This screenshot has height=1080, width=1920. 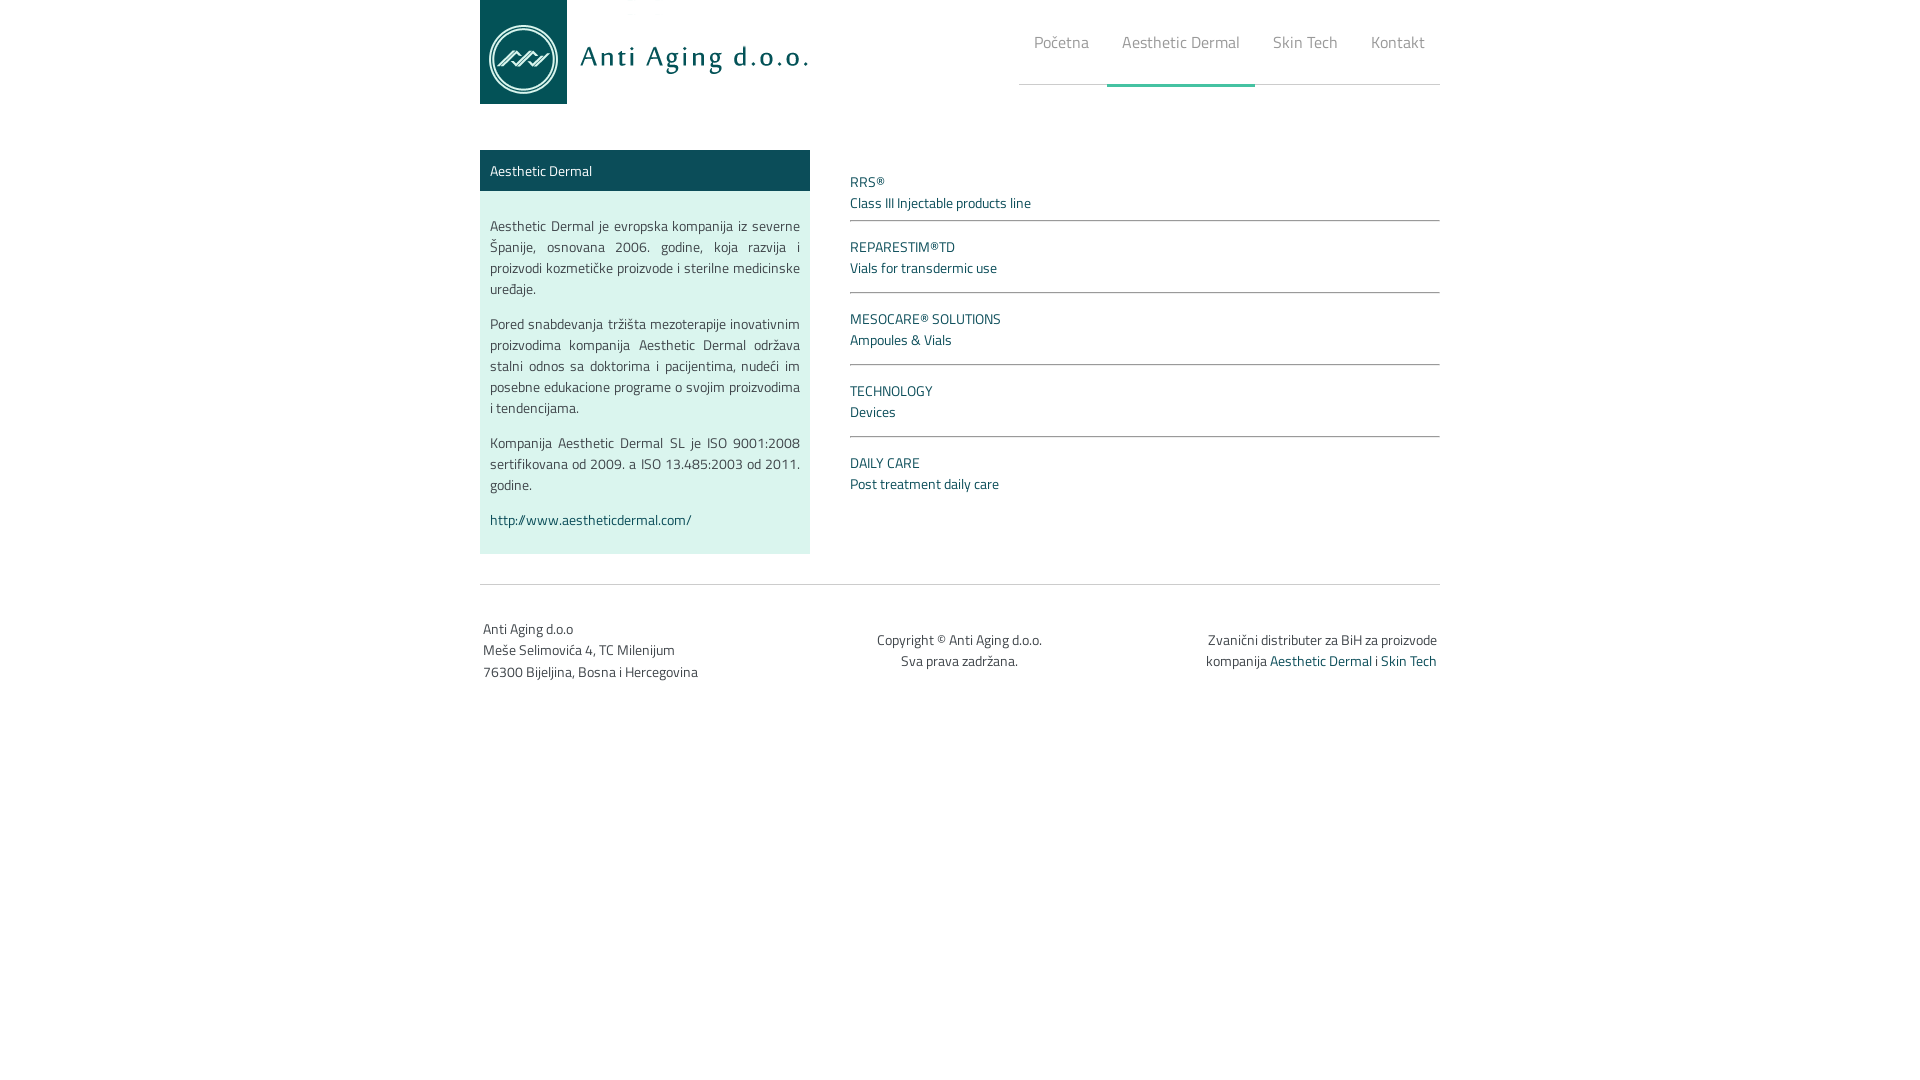 What do you see at coordinates (589, 518) in the screenshot?
I see `'http://www.aestheticdermal.com/'` at bounding box center [589, 518].